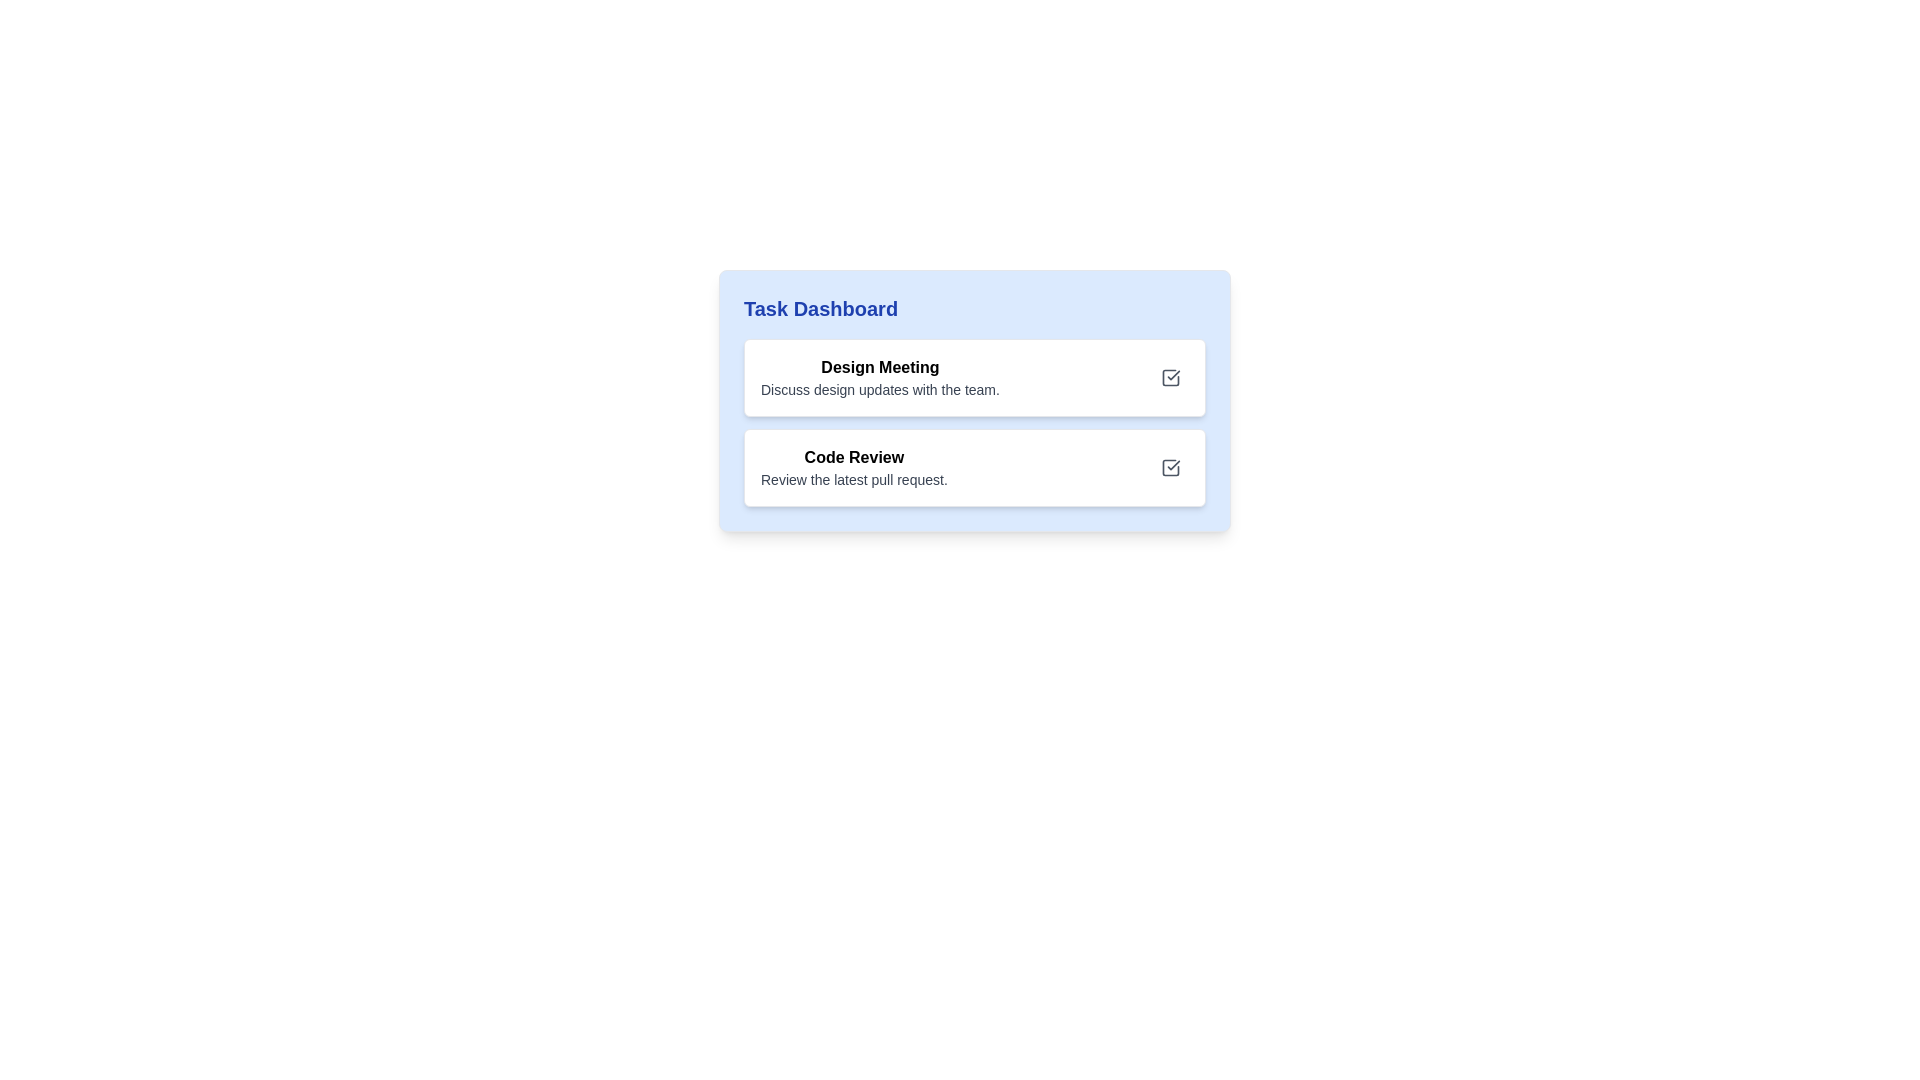 The height and width of the screenshot is (1080, 1920). I want to click on task description of the 'Design Meeting' task card, which is the first card in the 'Task Dashboard' with a light blue background, so click(974, 378).